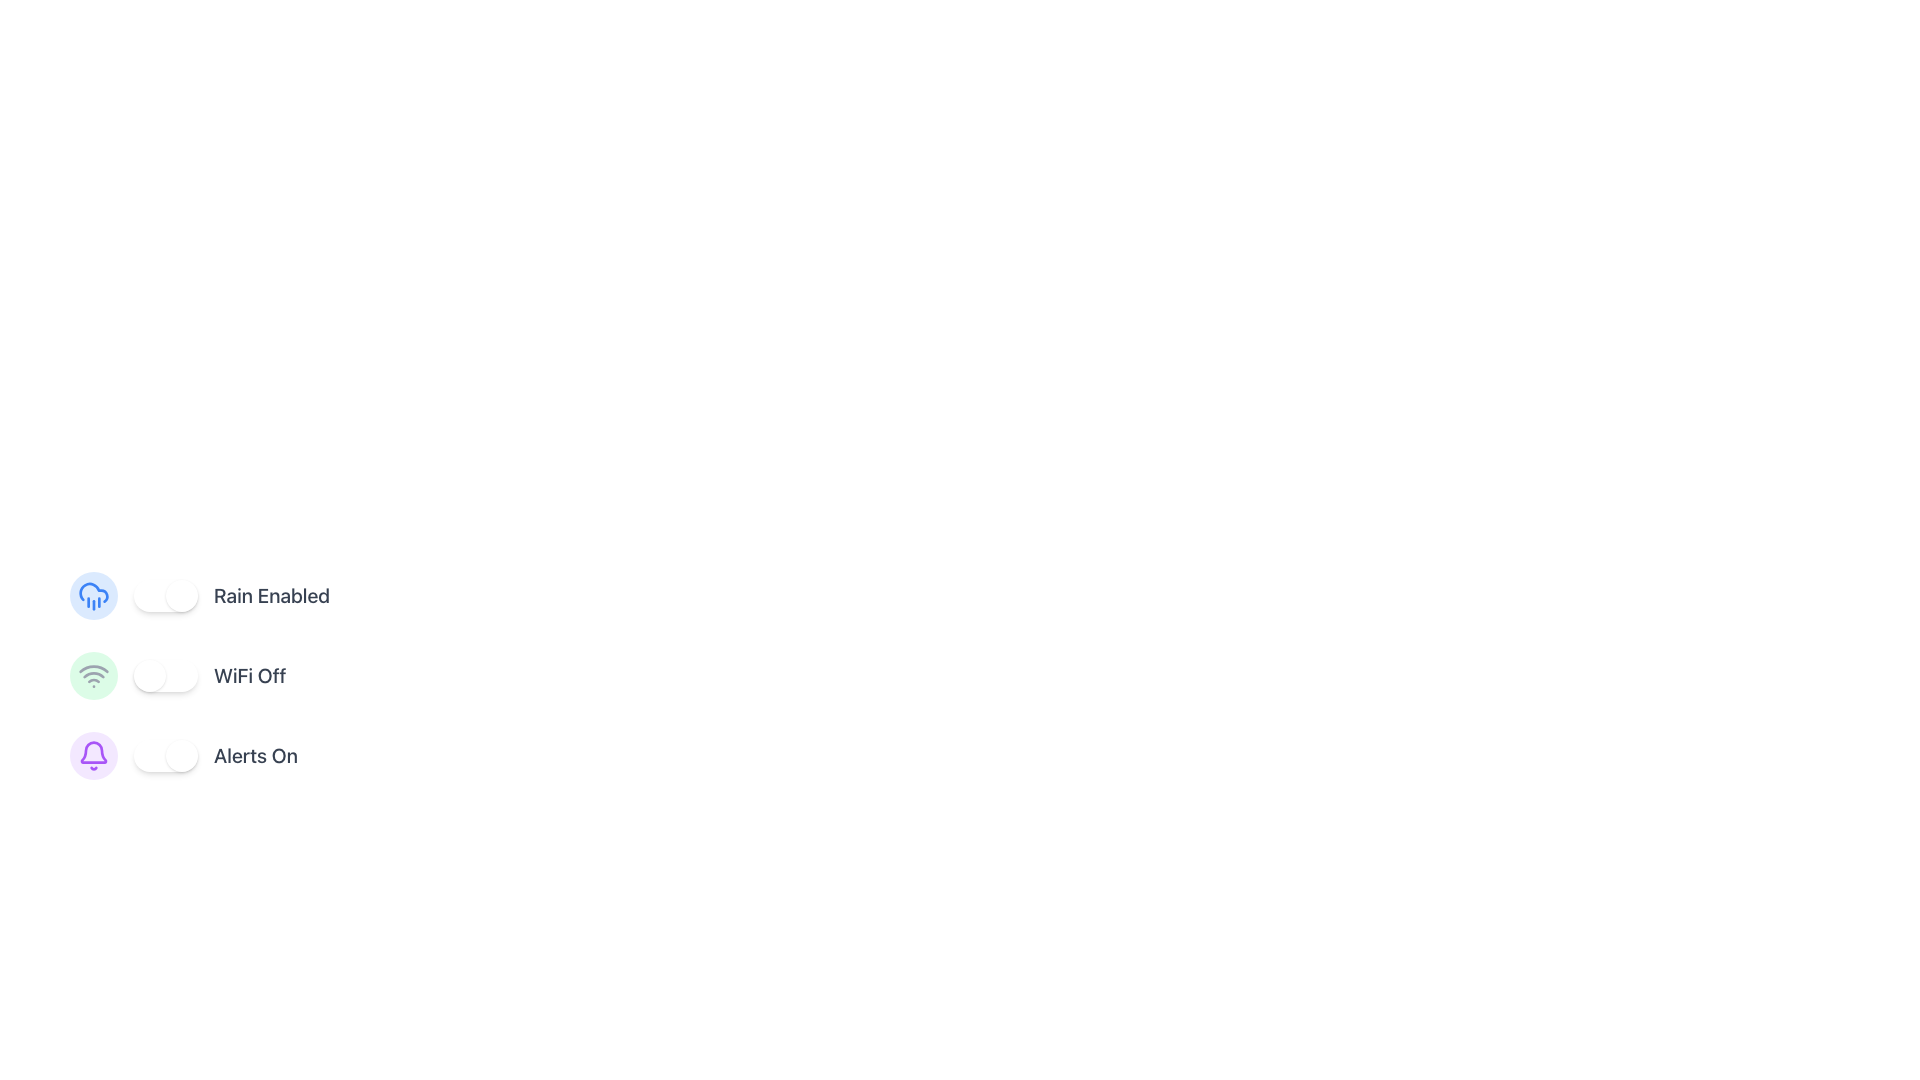 The height and width of the screenshot is (1080, 1920). Describe the element at coordinates (148, 675) in the screenshot. I see `the toggle handle for the 'WiFi Off' switch` at that location.